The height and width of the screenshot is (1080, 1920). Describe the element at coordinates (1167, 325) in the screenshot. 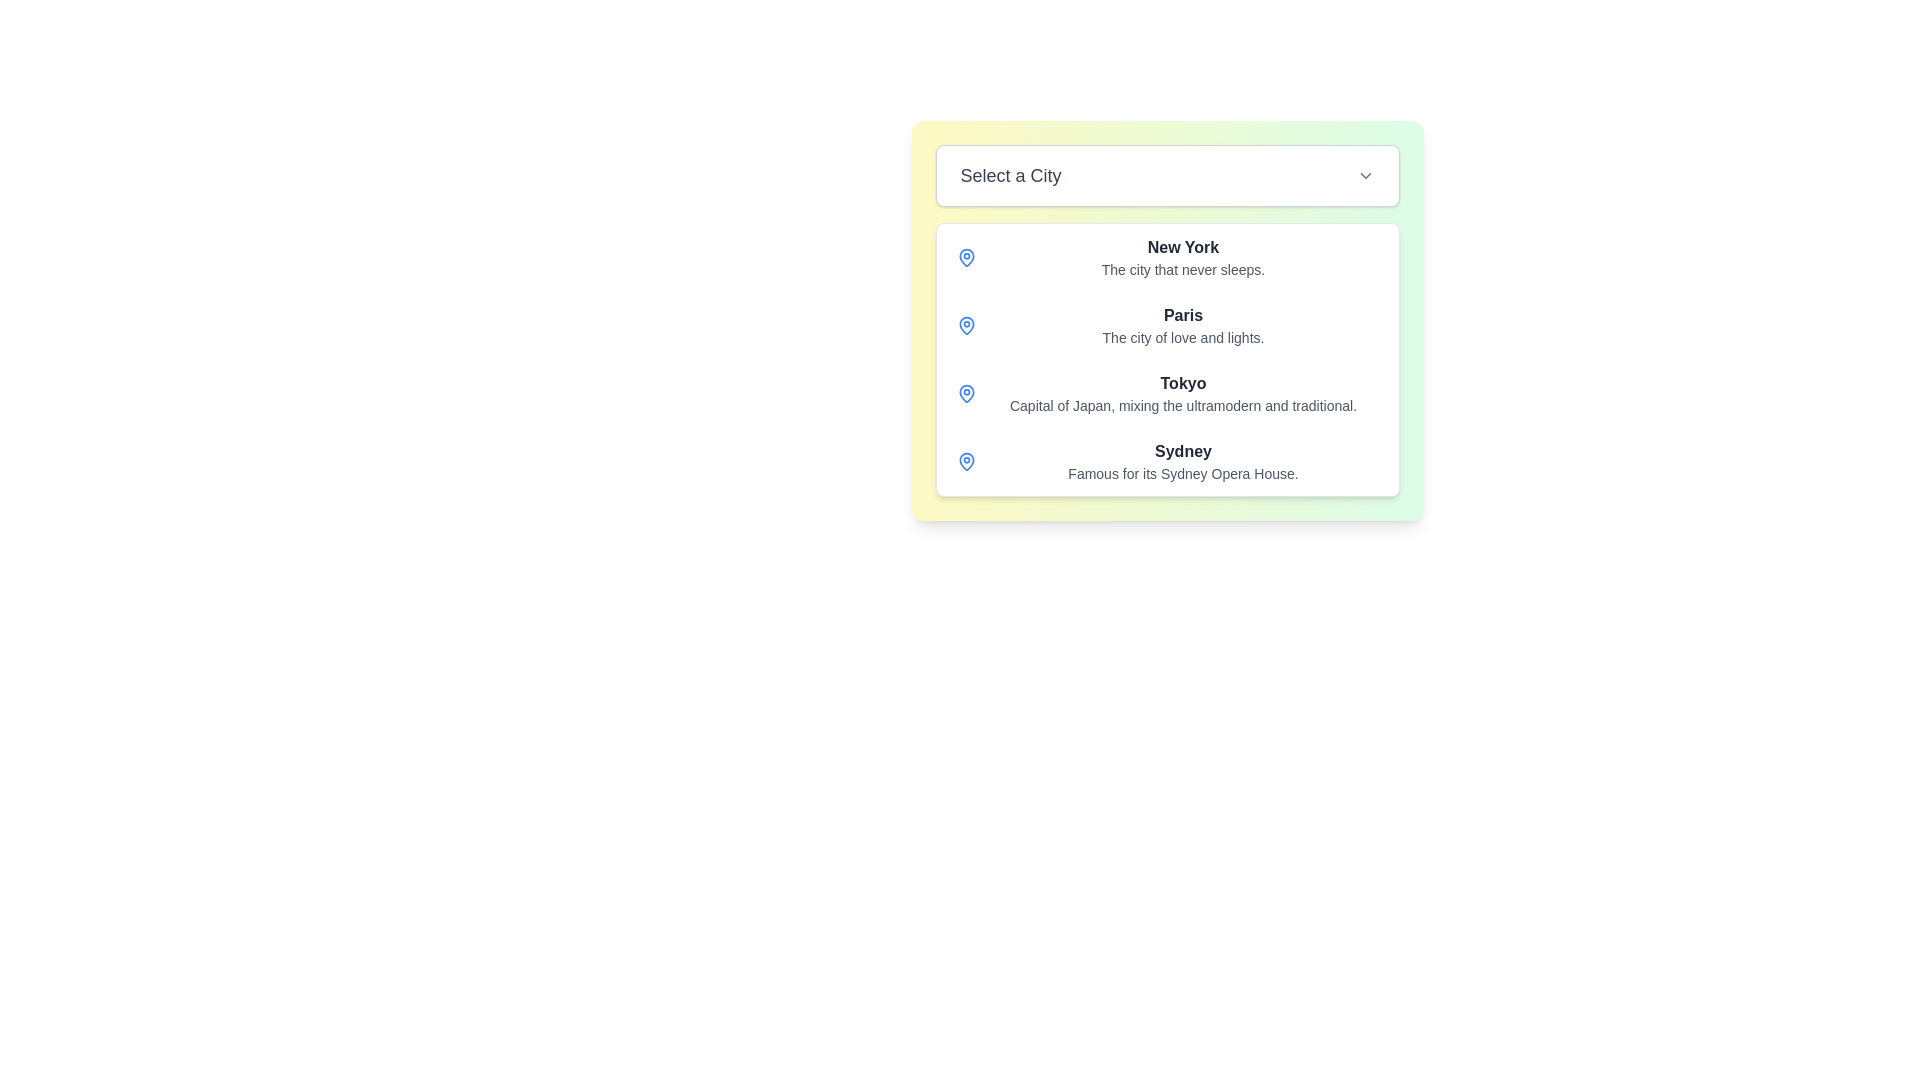

I see `the second item in the vertical list, which features a blue map marker icon and the text 'Paris' with a subtitle 'The city of love and lights.'` at that location.